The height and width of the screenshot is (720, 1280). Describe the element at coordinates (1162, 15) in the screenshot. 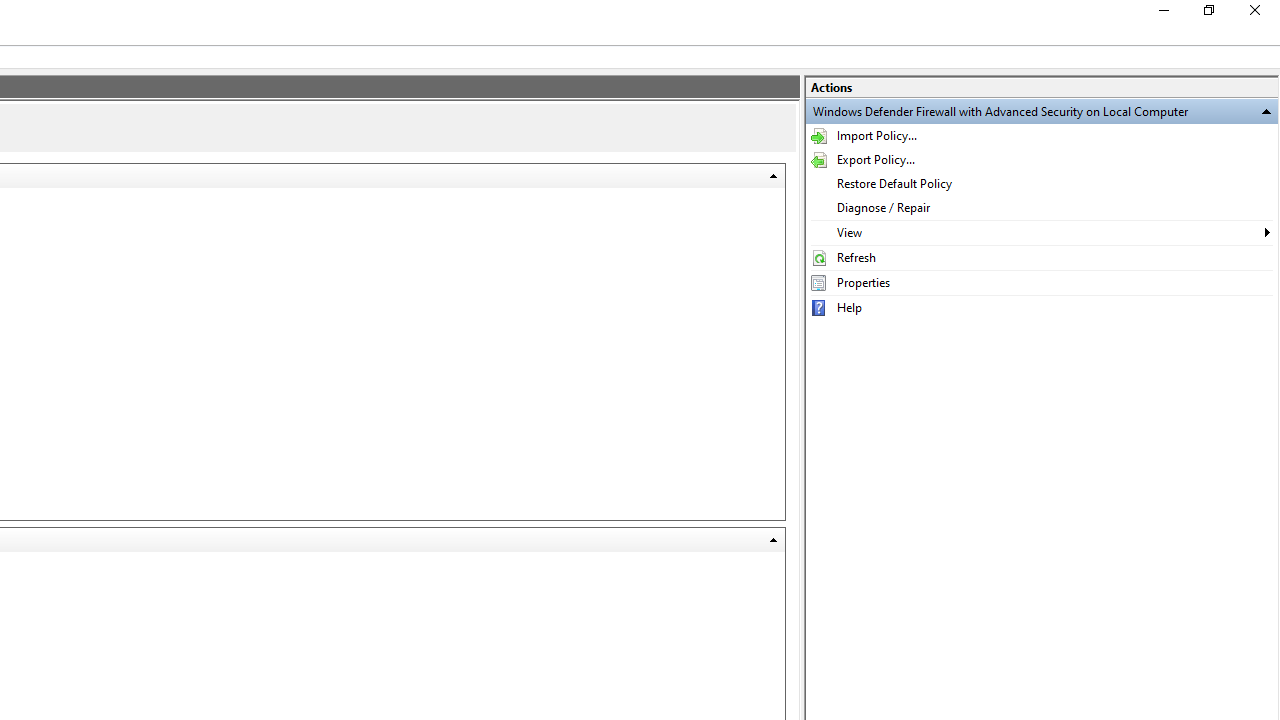

I see `'Minimize'` at that location.